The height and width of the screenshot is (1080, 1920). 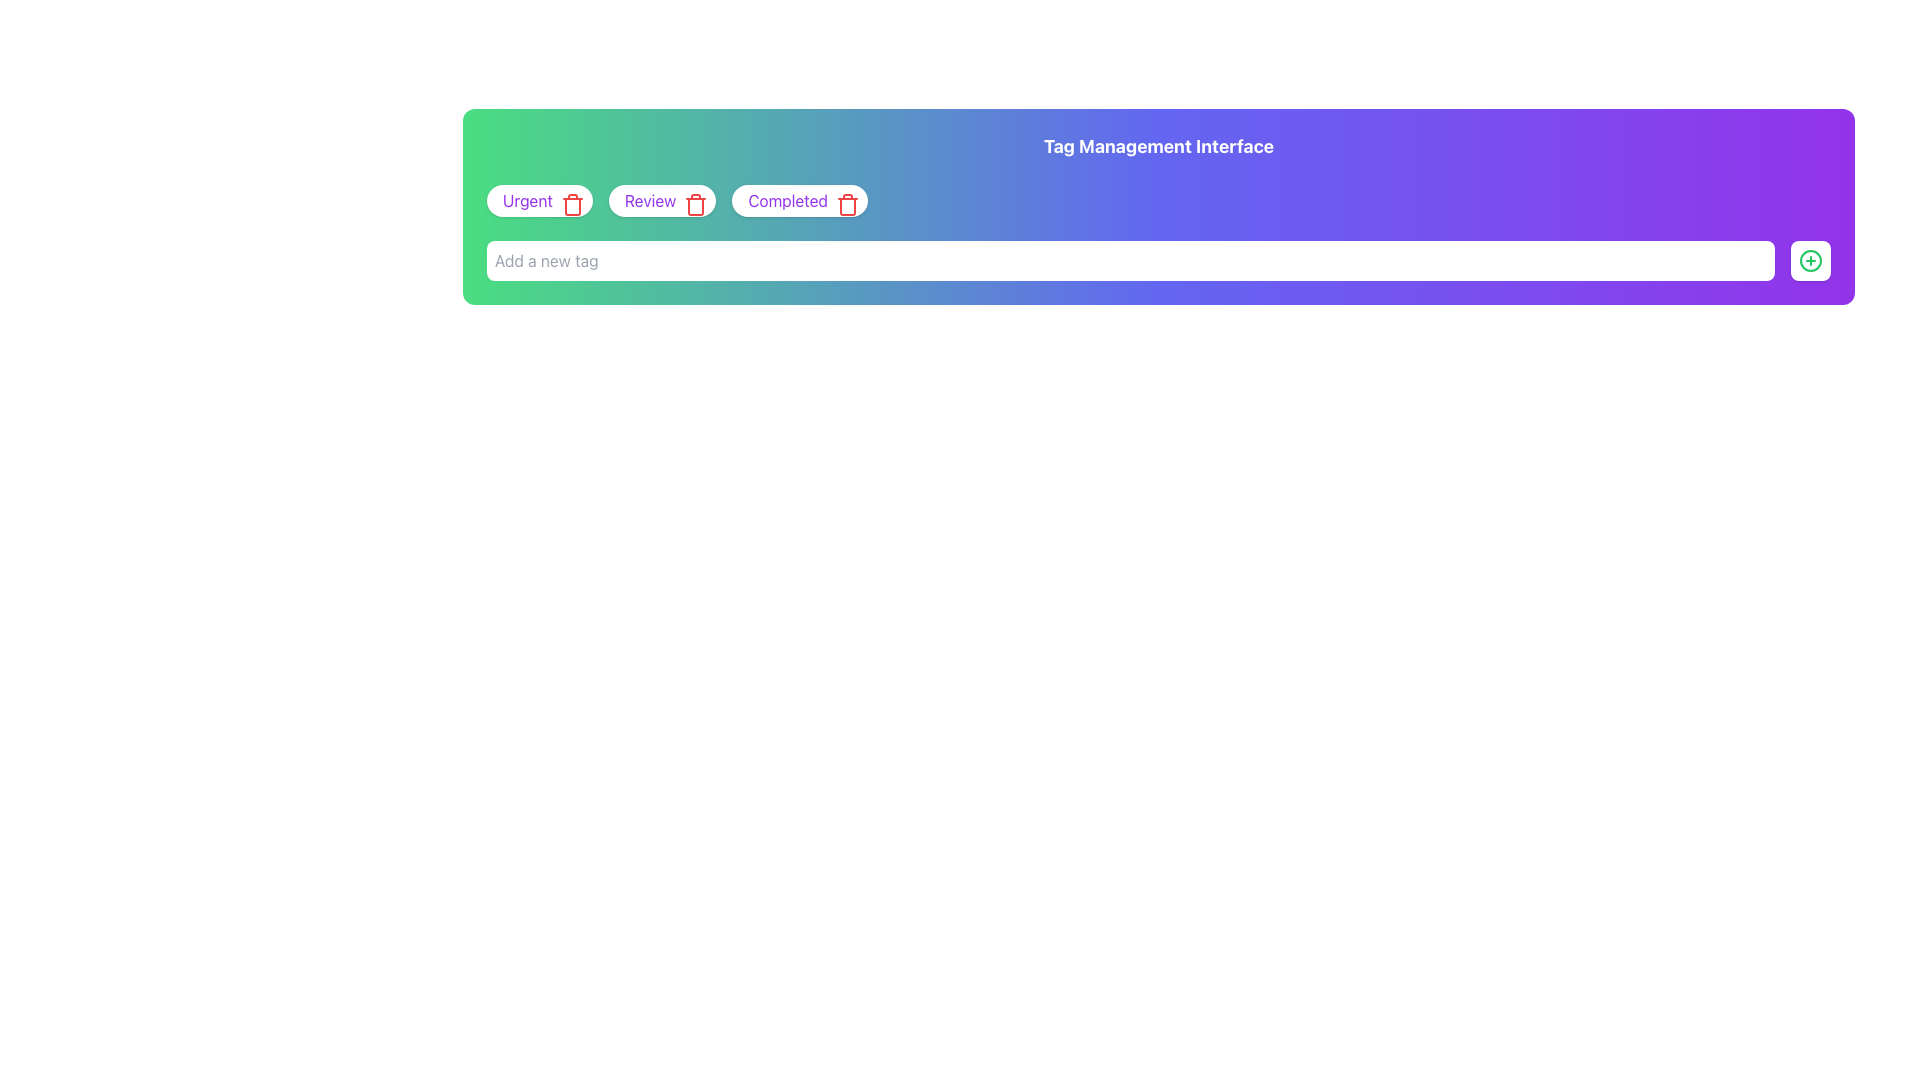 What do you see at coordinates (571, 204) in the screenshot?
I see `the delete icon button located immediately to the right of the 'Urgent' button, which is part of a series of buttons for managing task statuses` at bounding box center [571, 204].